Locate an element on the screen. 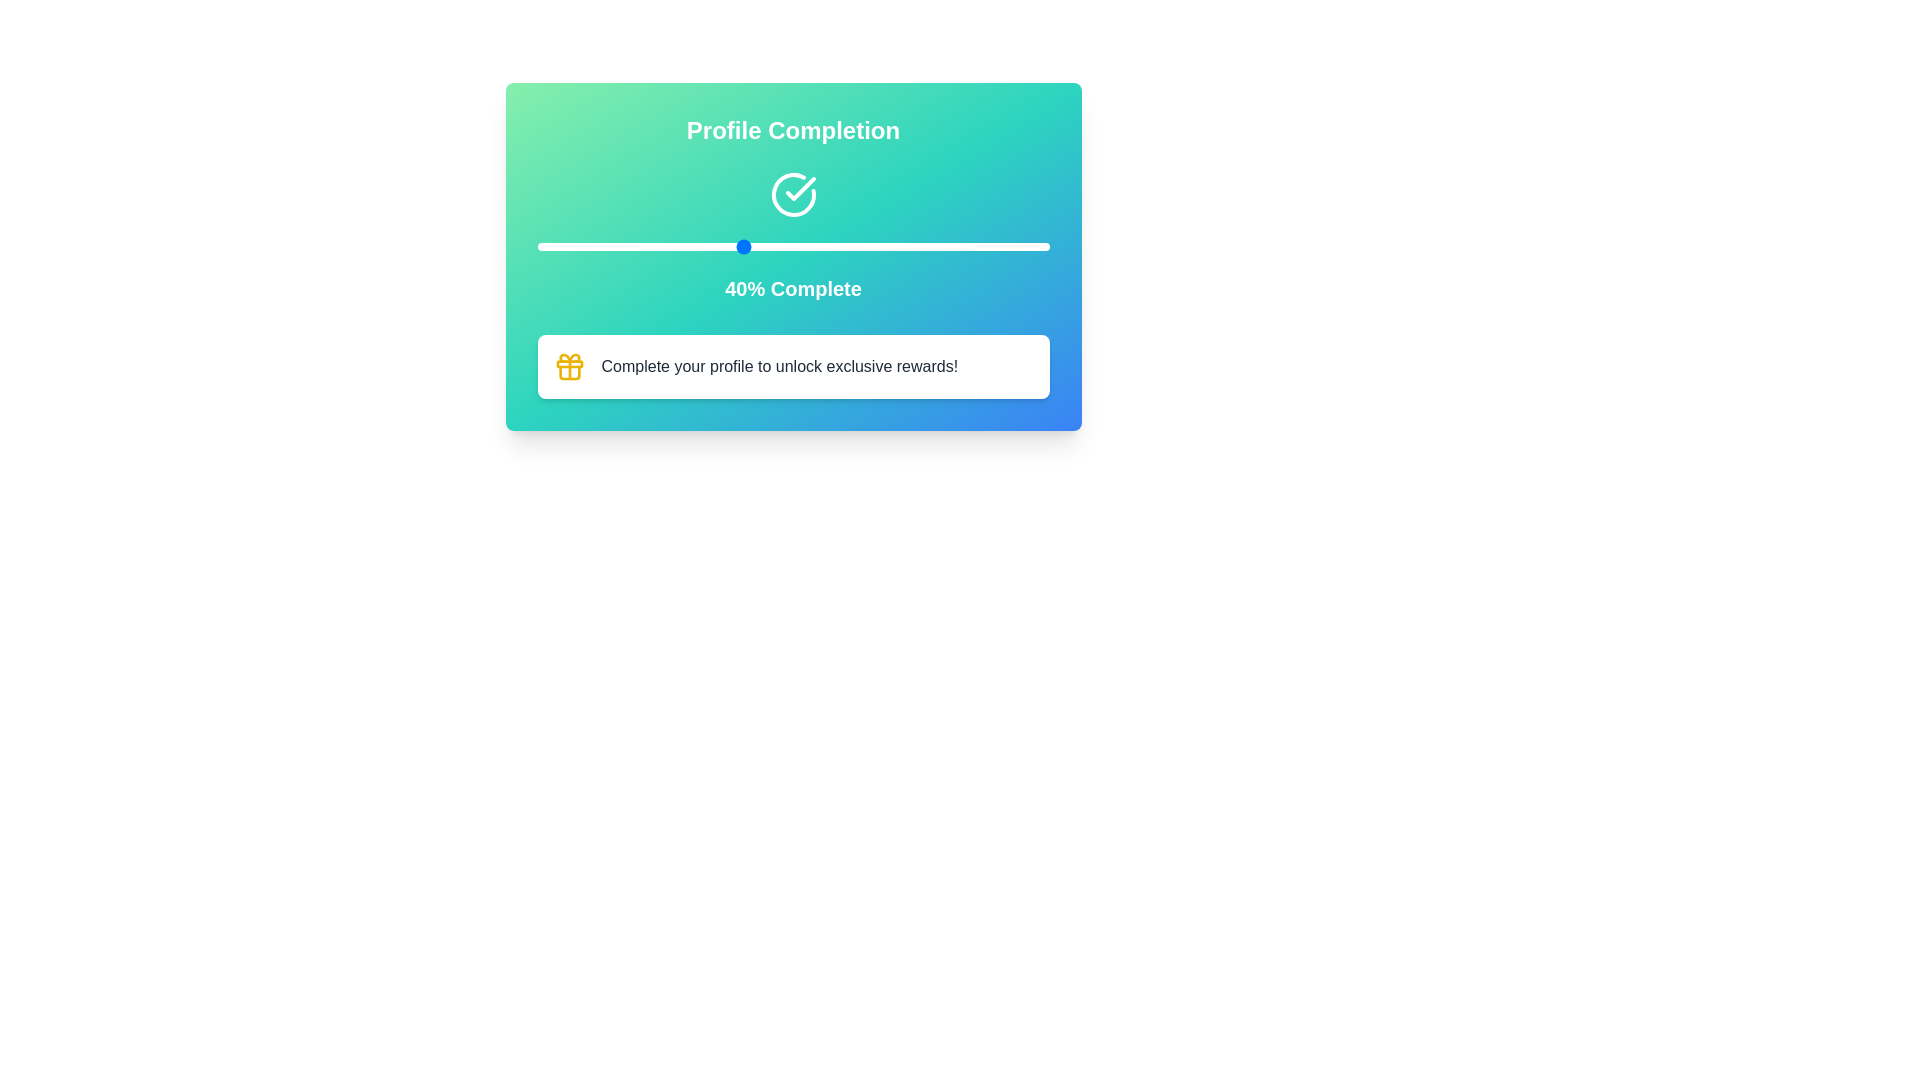 Image resolution: width=1920 pixels, height=1080 pixels. the slider to set the completion percentage to 98 is located at coordinates (1039, 245).